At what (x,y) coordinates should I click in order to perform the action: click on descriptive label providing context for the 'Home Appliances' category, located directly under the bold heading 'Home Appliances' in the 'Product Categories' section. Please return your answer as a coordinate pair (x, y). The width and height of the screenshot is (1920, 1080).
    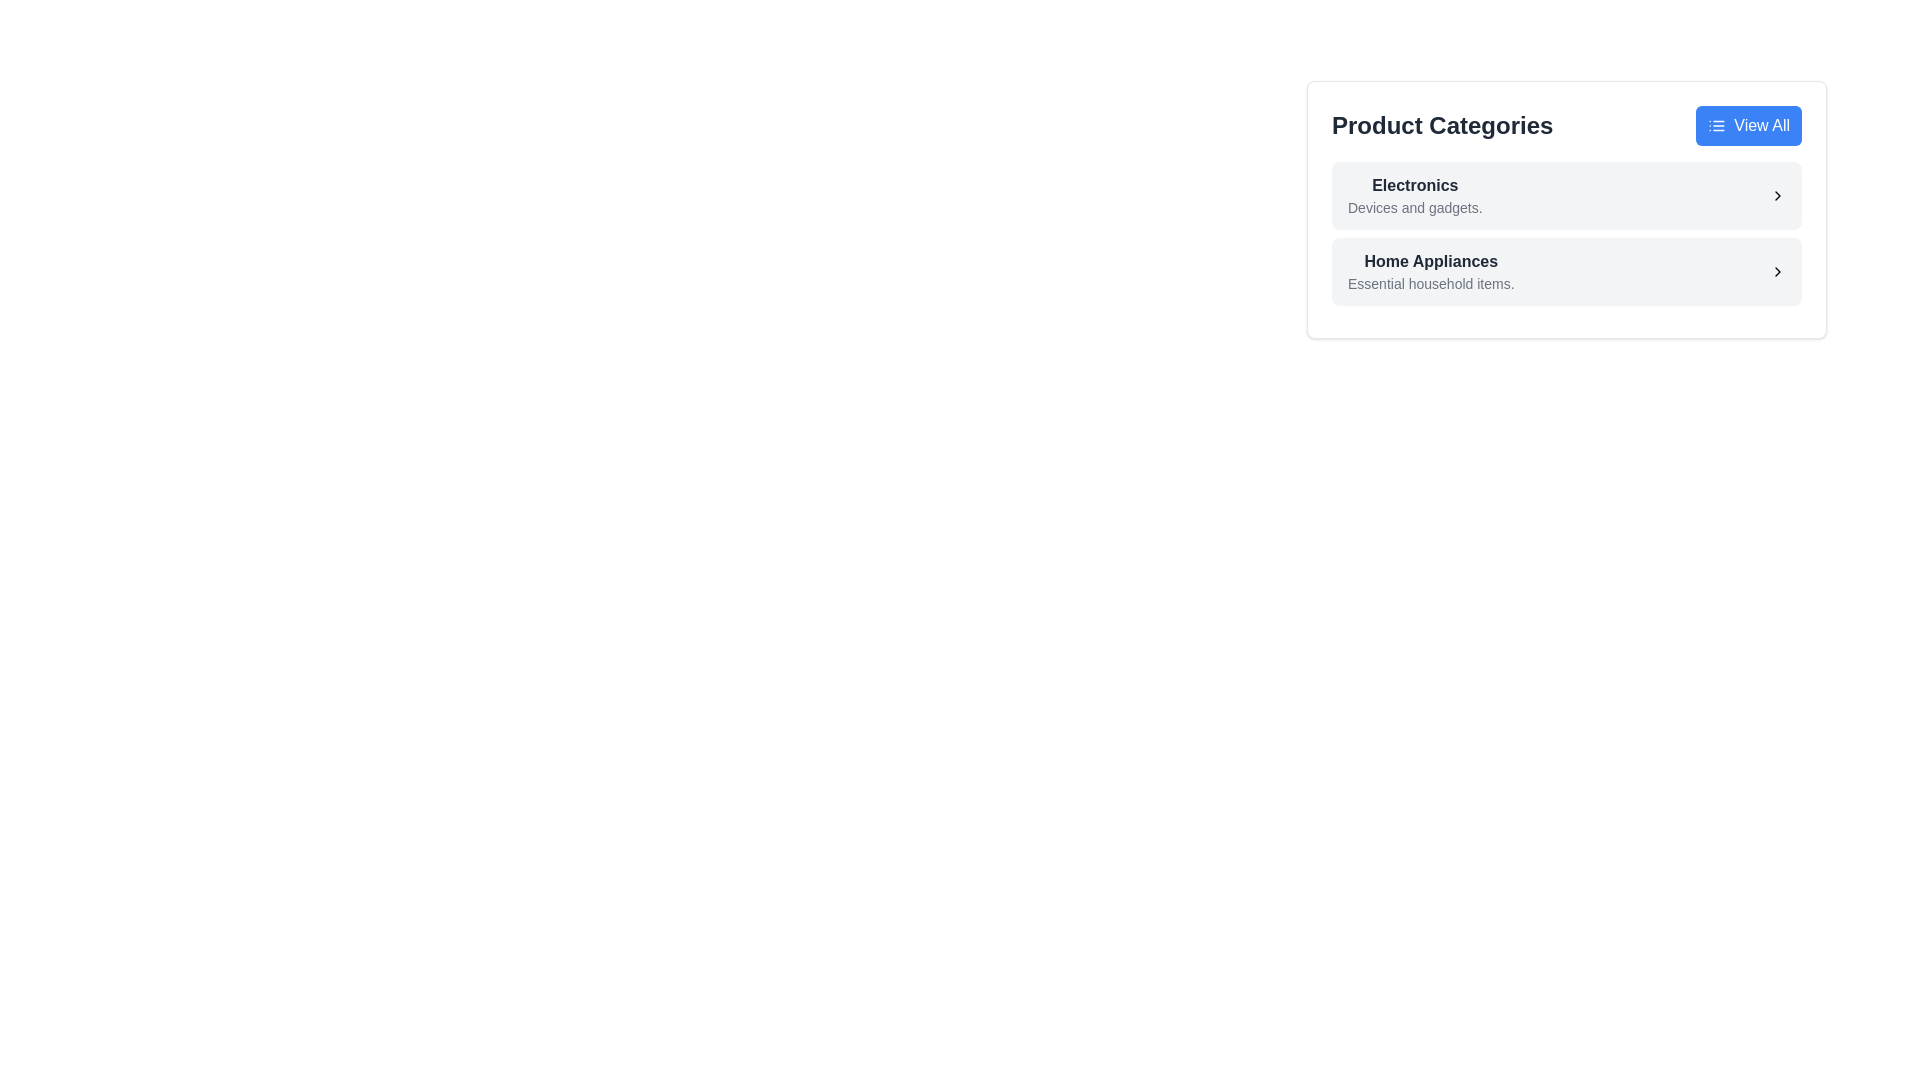
    Looking at the image, I should click on (1430, 284).